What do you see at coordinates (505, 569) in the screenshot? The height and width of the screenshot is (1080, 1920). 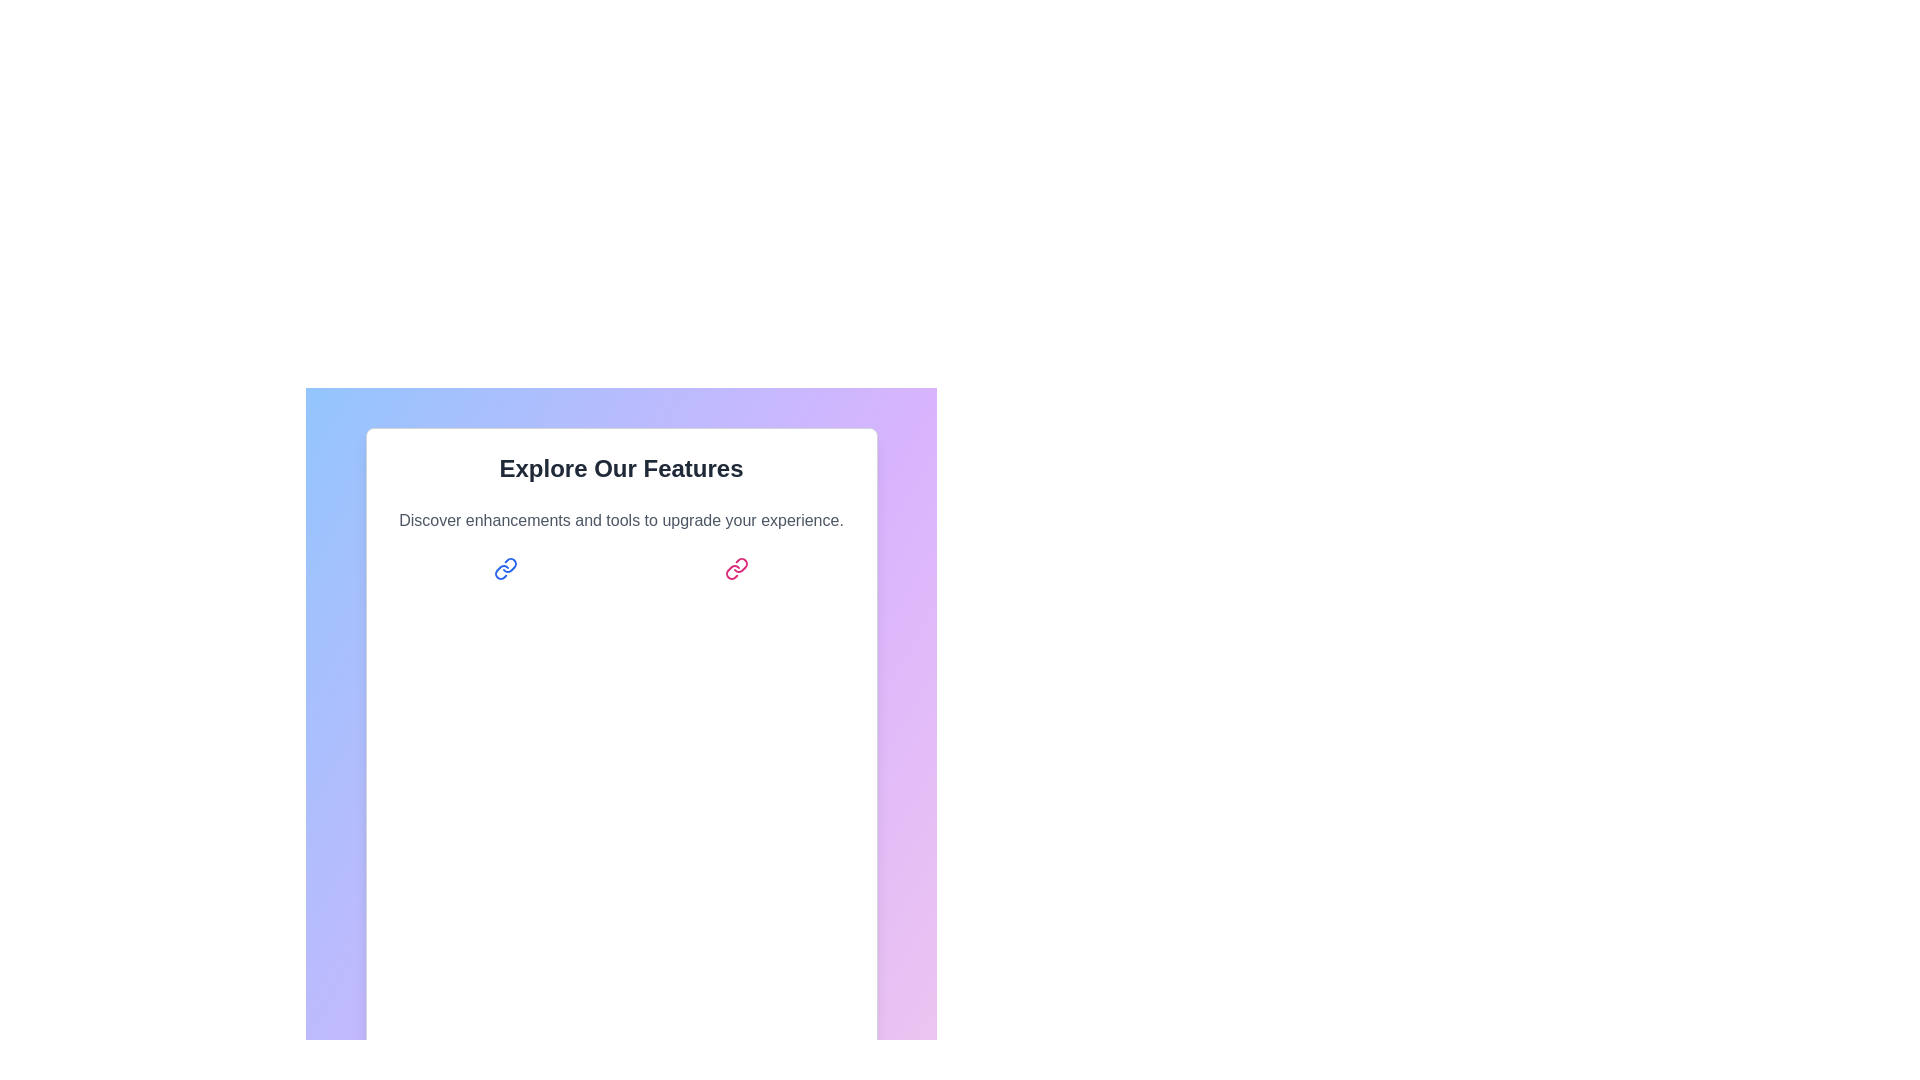 I see `the blue chain link icon button located to the left of the 'Get Started' option` at bounding box center [505, 569].